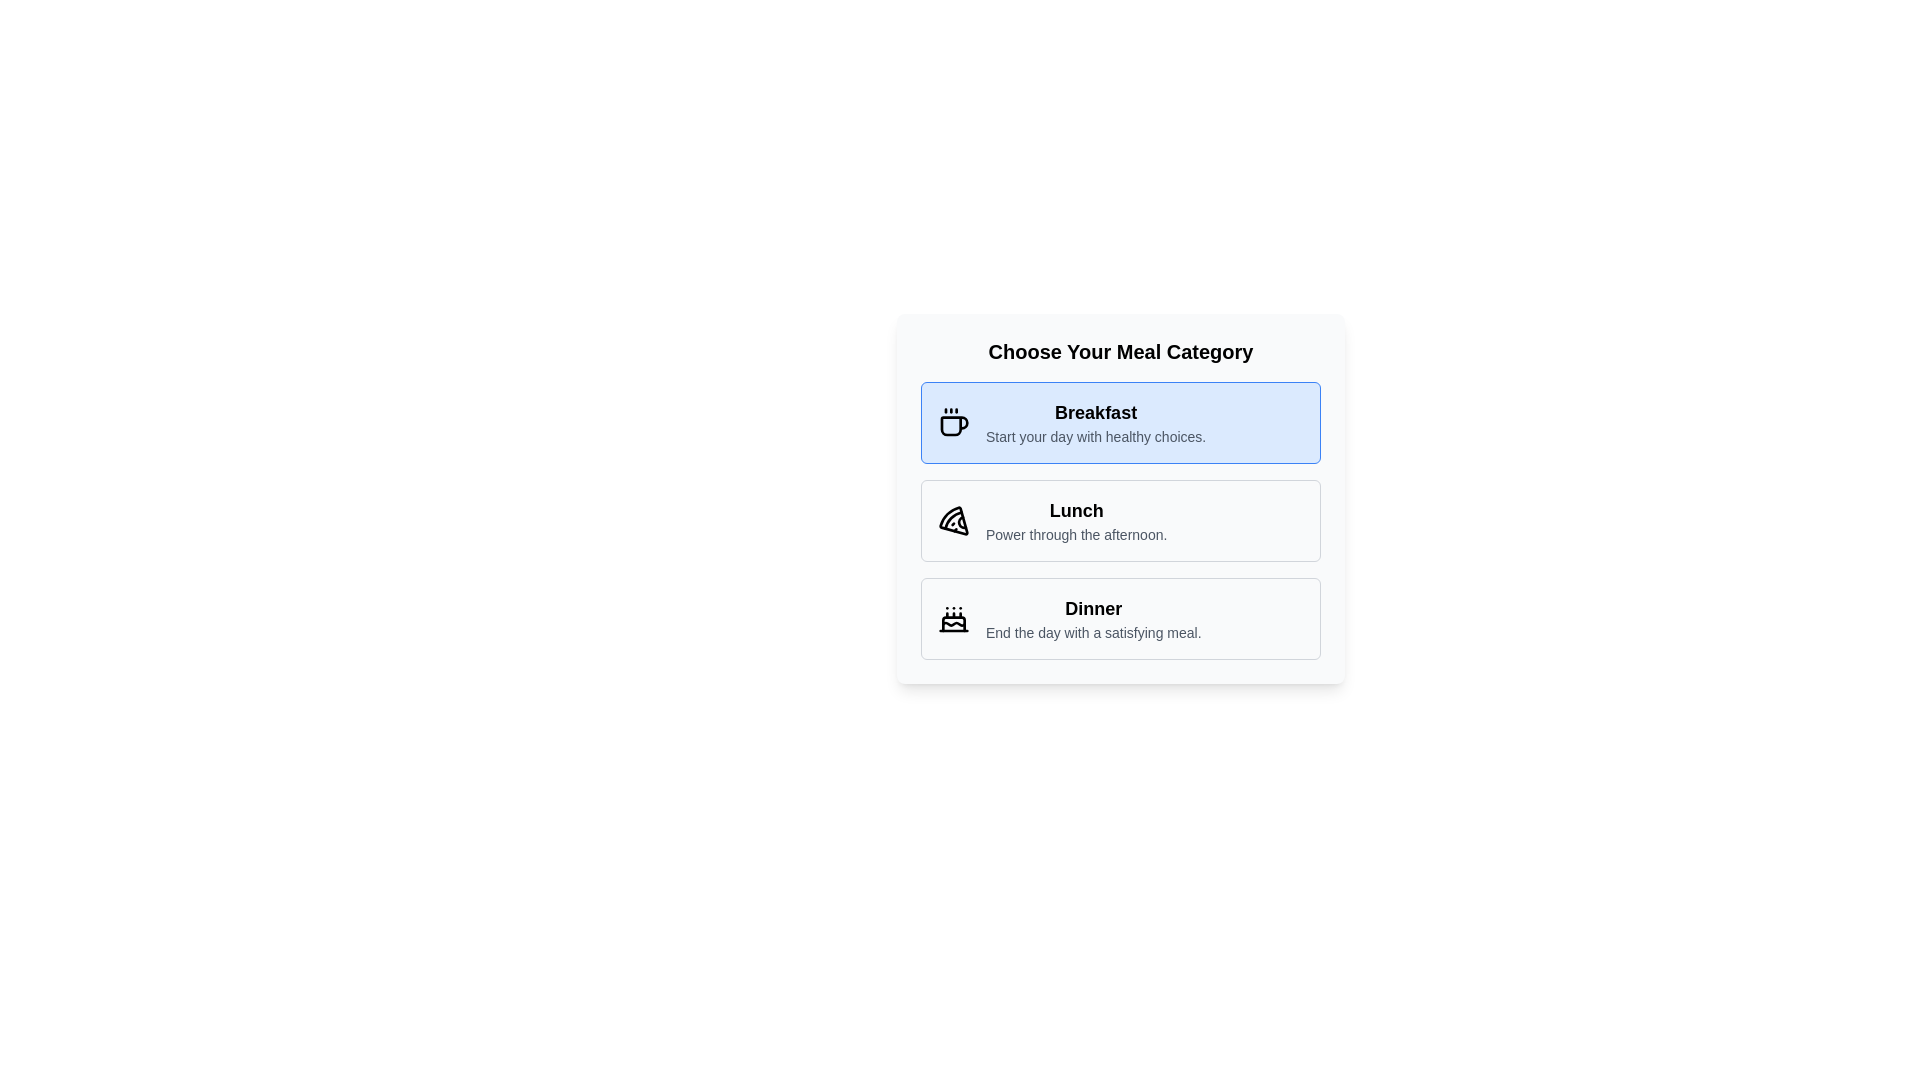  Describe the element at coordinates (1095, 411) in the screenshot. I see `the bold text label reading 'Breakfast', which is styled with a medium-large font size and positioned within a light blue background, located near the upper portion of the section labeled 'Choose Your Meal Category'` at that location.